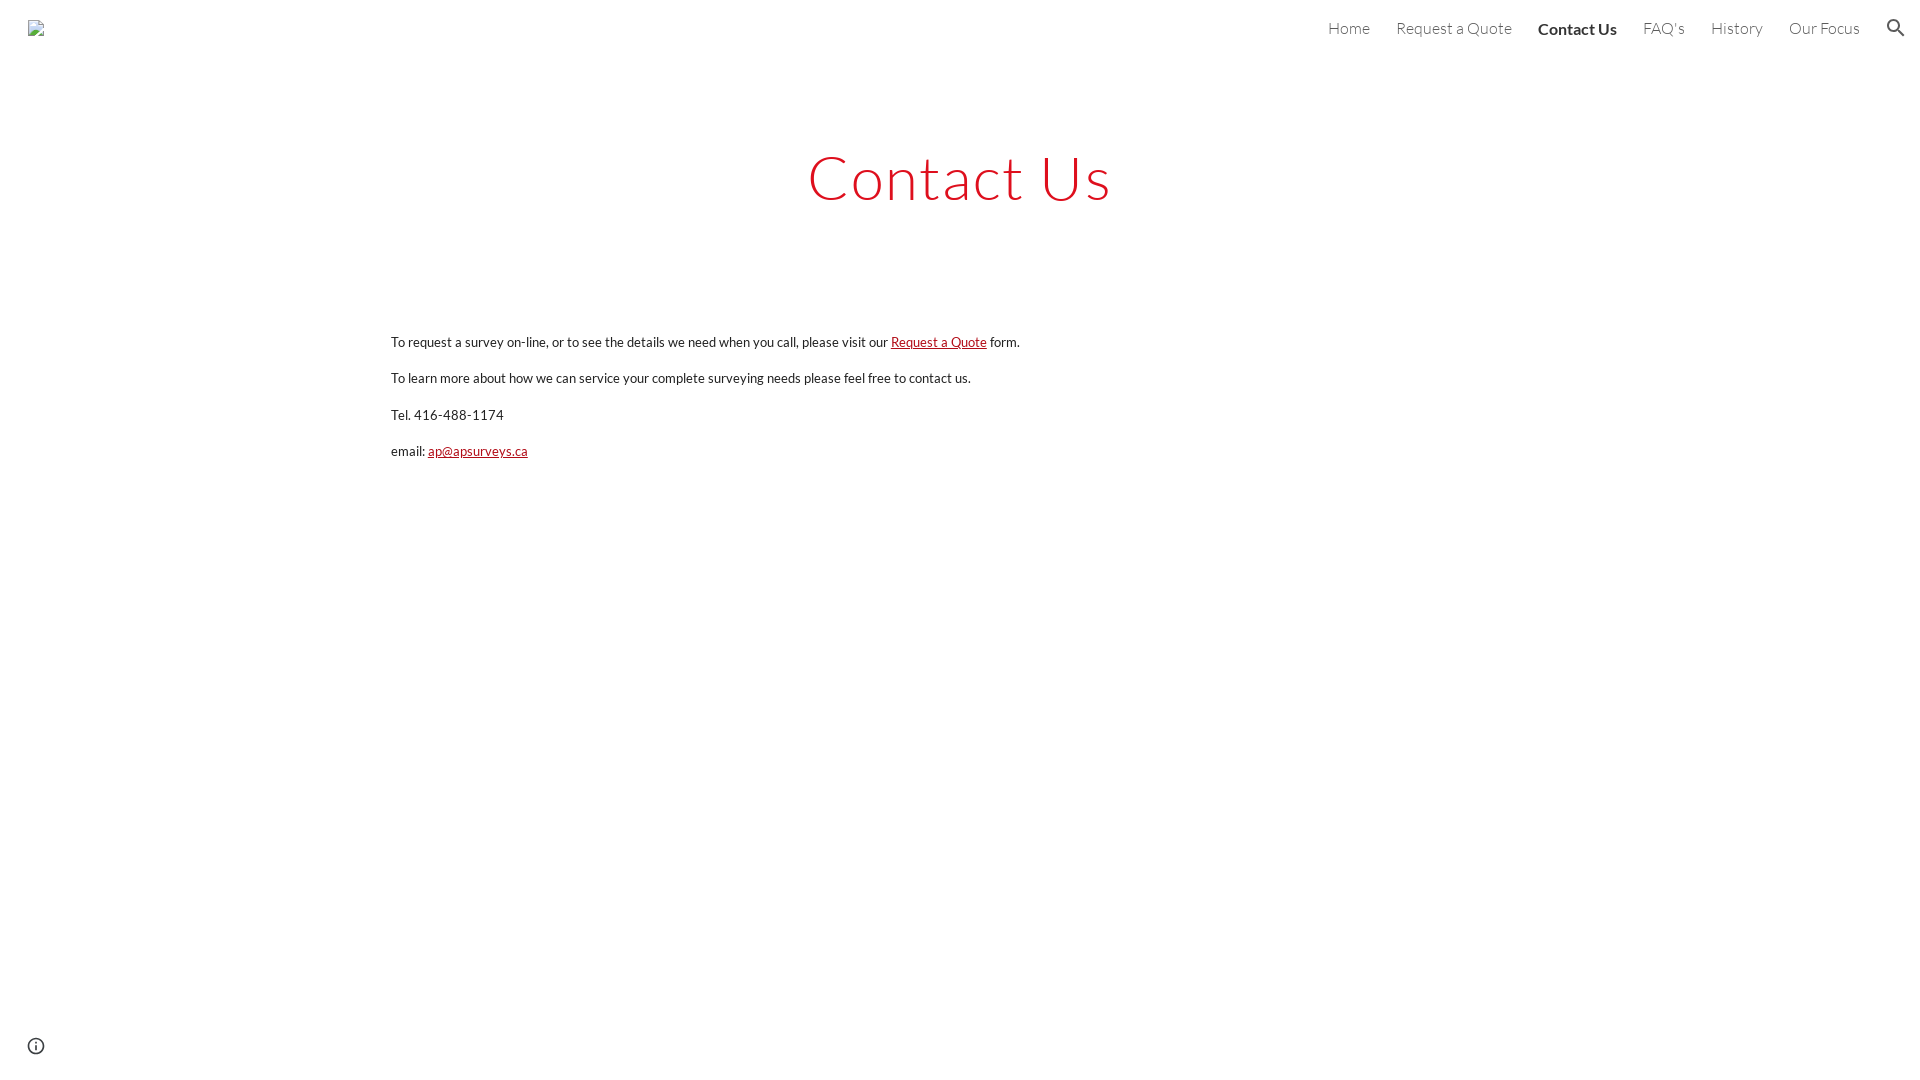 This screenshot has height=1080, width=1920. What do you see at coordinates (424, 450) in the screenshot?
I see `'ap@apsurveys.ca'` at bounding box center [424, 450].